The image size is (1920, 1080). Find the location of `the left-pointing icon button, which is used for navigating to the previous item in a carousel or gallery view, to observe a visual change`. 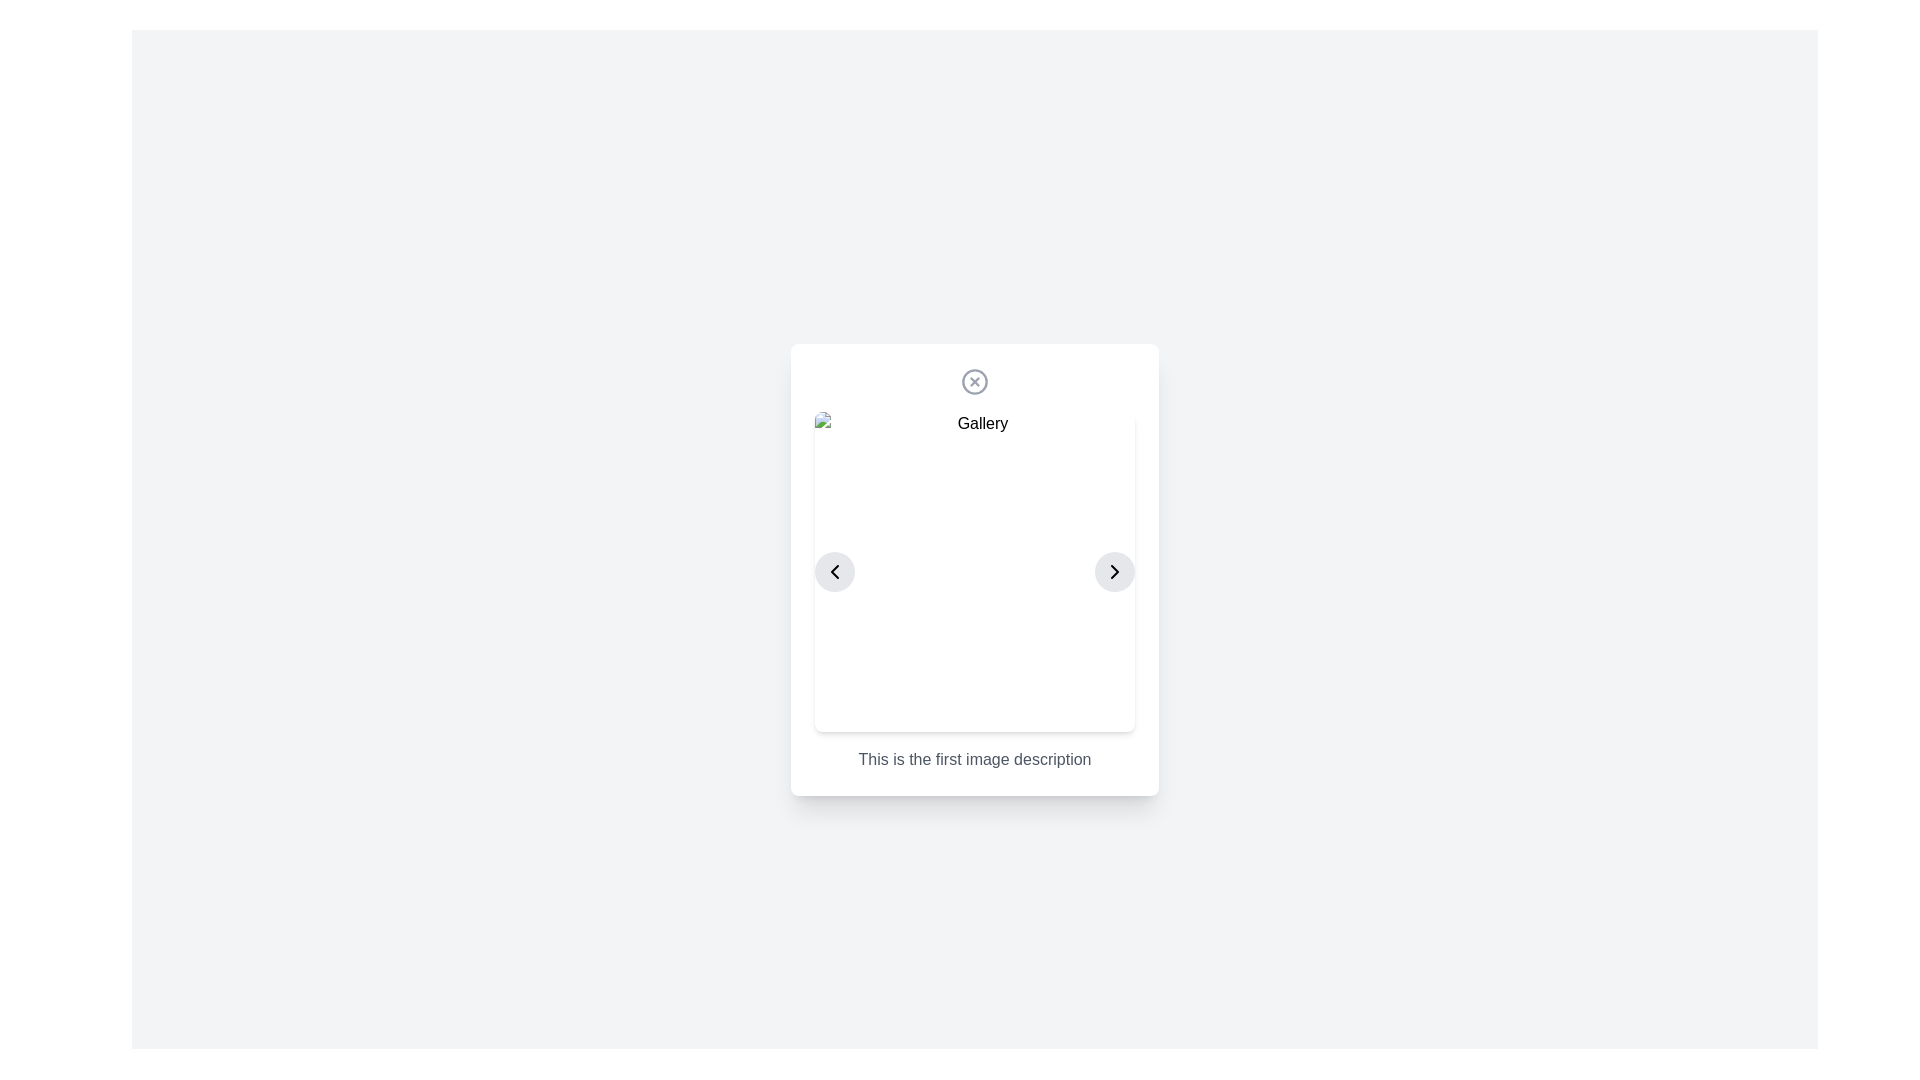

the left-pointing icon button, which is used for navigating to the previous item in a carousel or gallery view, to observe a visual change is located at coordinates (835, 571).